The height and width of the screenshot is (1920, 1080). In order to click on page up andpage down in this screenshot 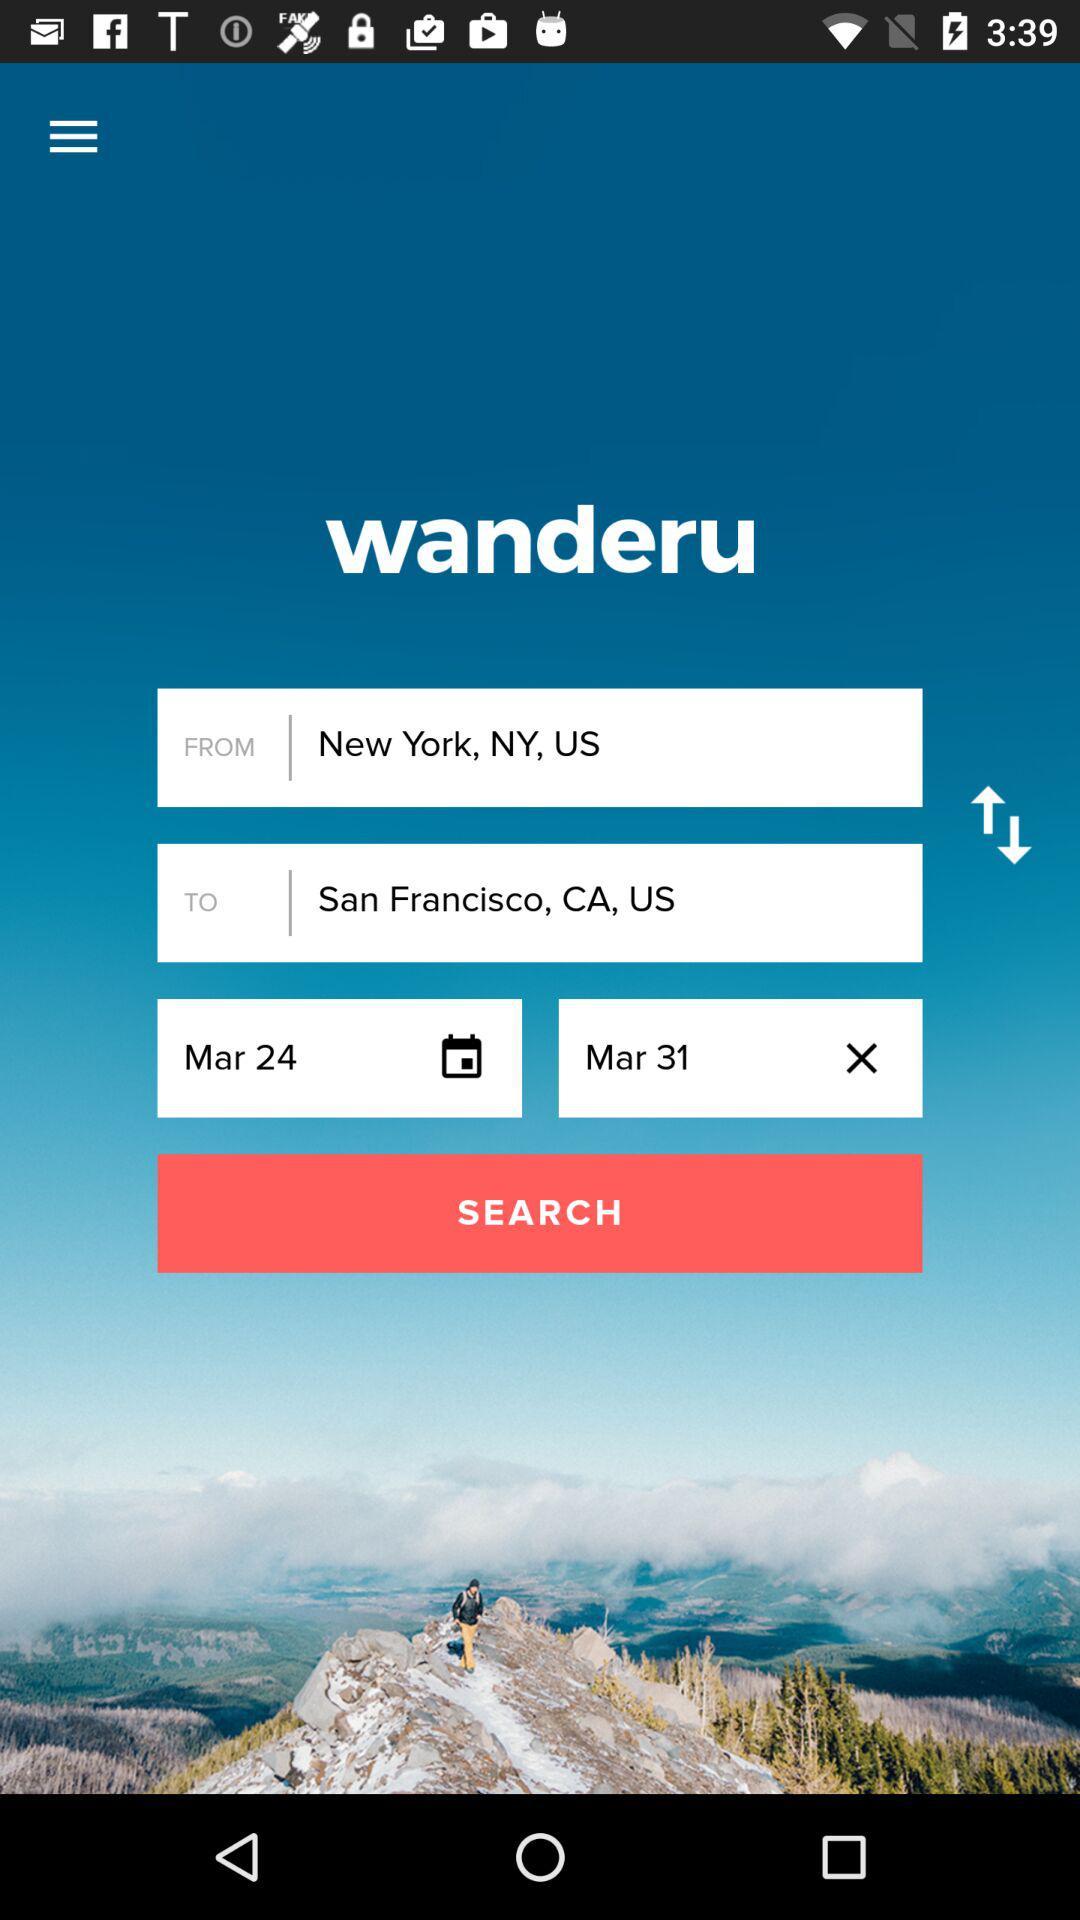, I will do `click(1001, 825)`.